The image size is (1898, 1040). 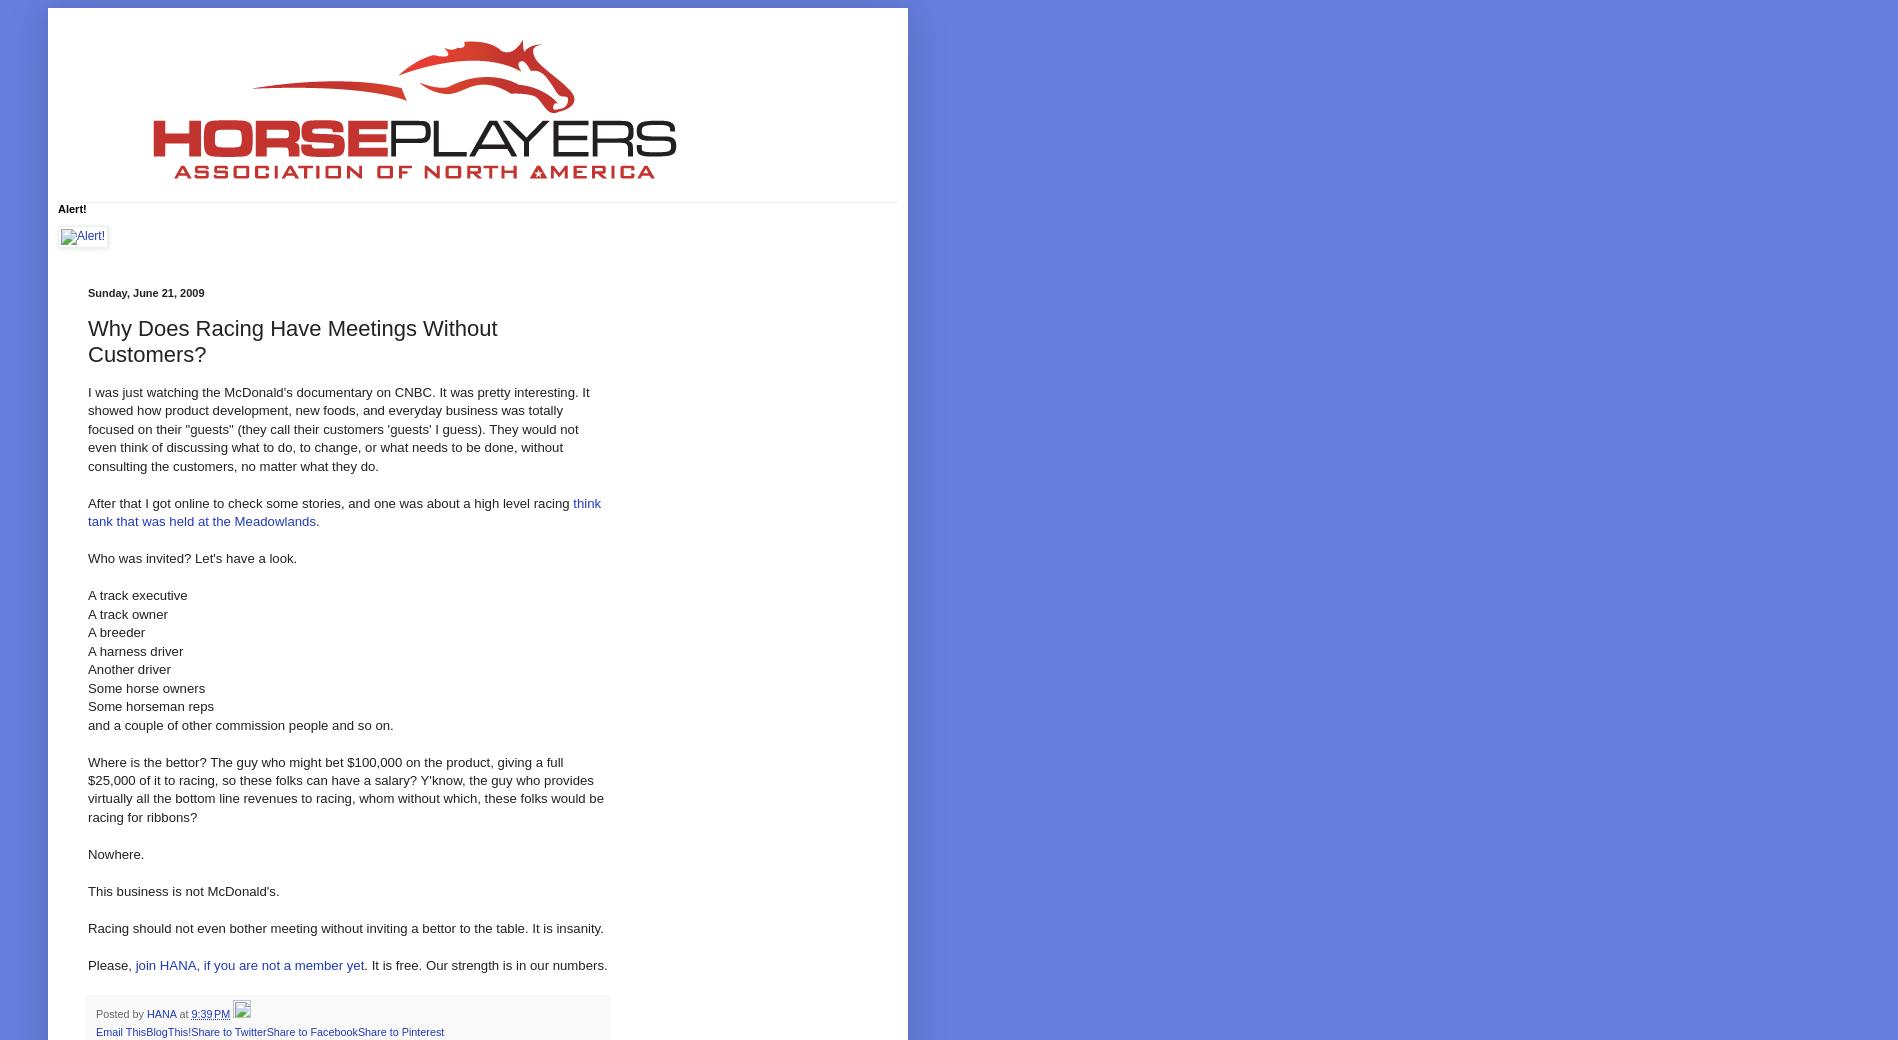 What do you see at coordinates (167, 1030) in the screenshot?
I see `'BlogThis!'` at bounding box center [167, 1030].